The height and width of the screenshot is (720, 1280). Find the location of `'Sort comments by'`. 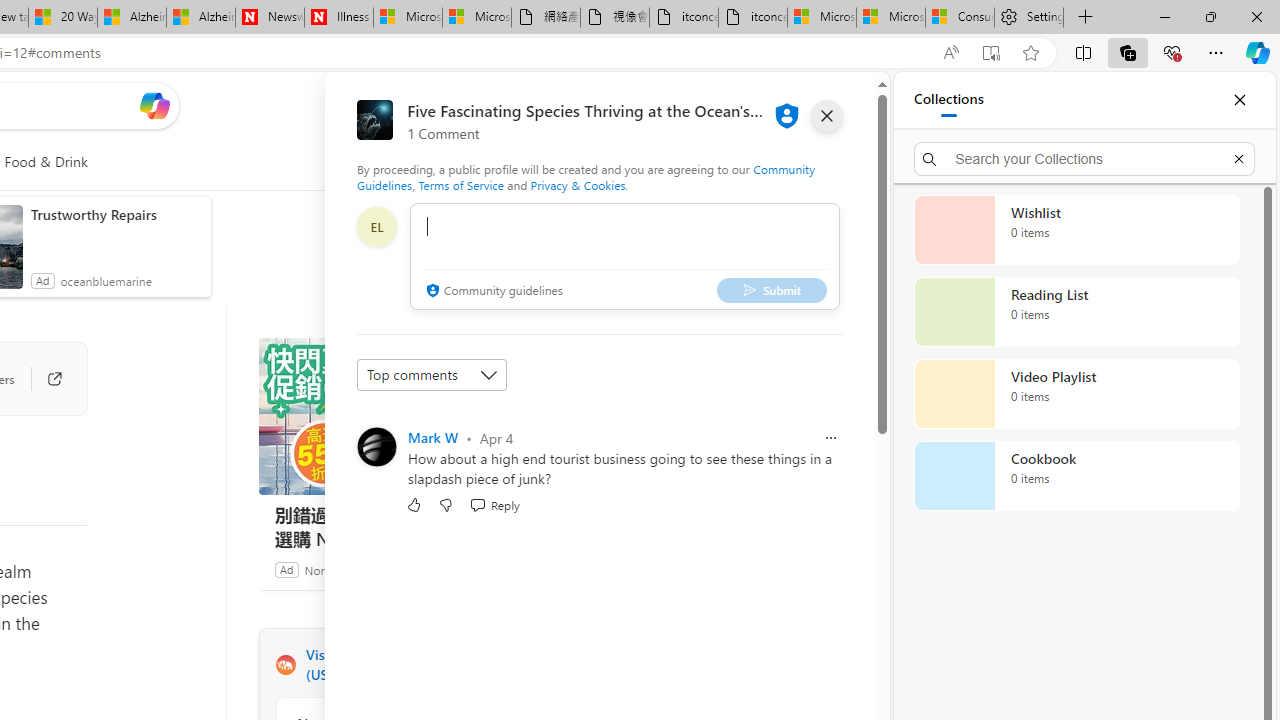

'Sort comments by' is located at coordinates (431, 375).